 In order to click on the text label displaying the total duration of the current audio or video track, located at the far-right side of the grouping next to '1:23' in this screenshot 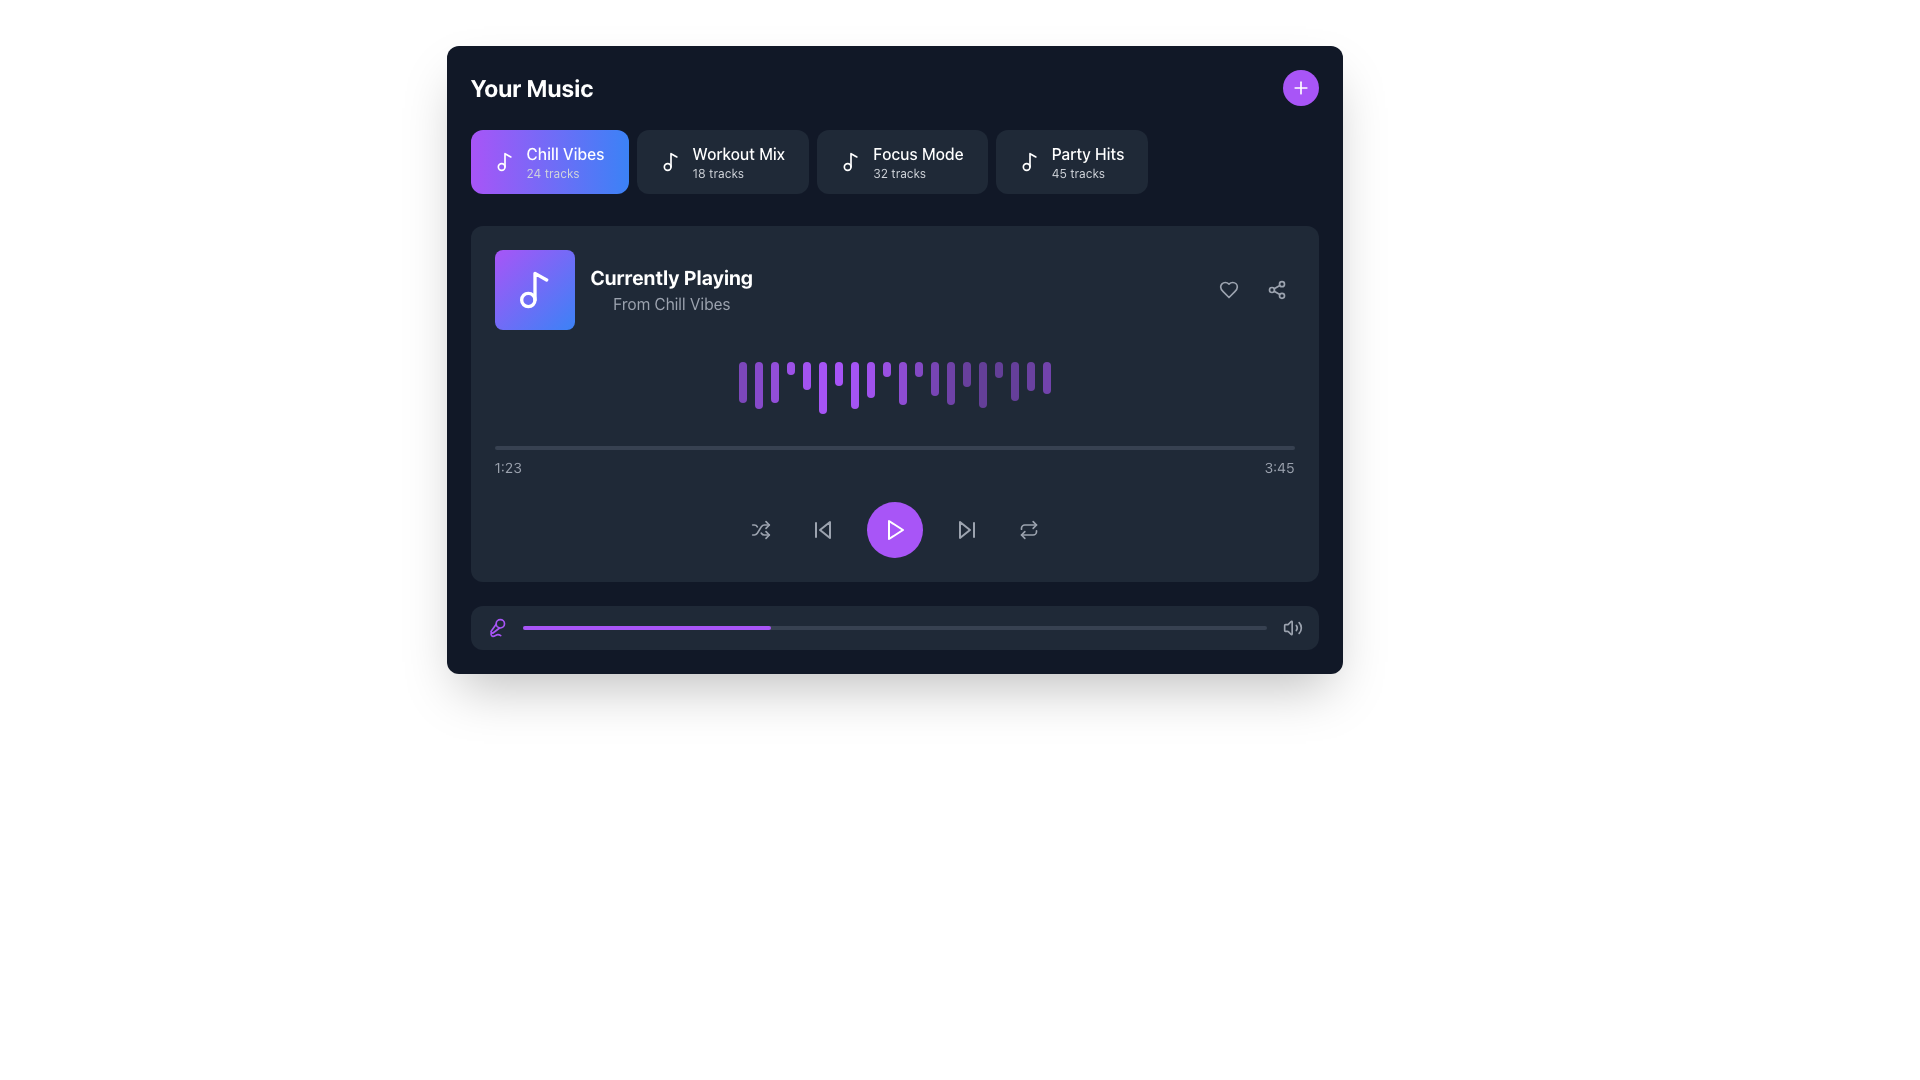, I will do `click(1278, 468)`.